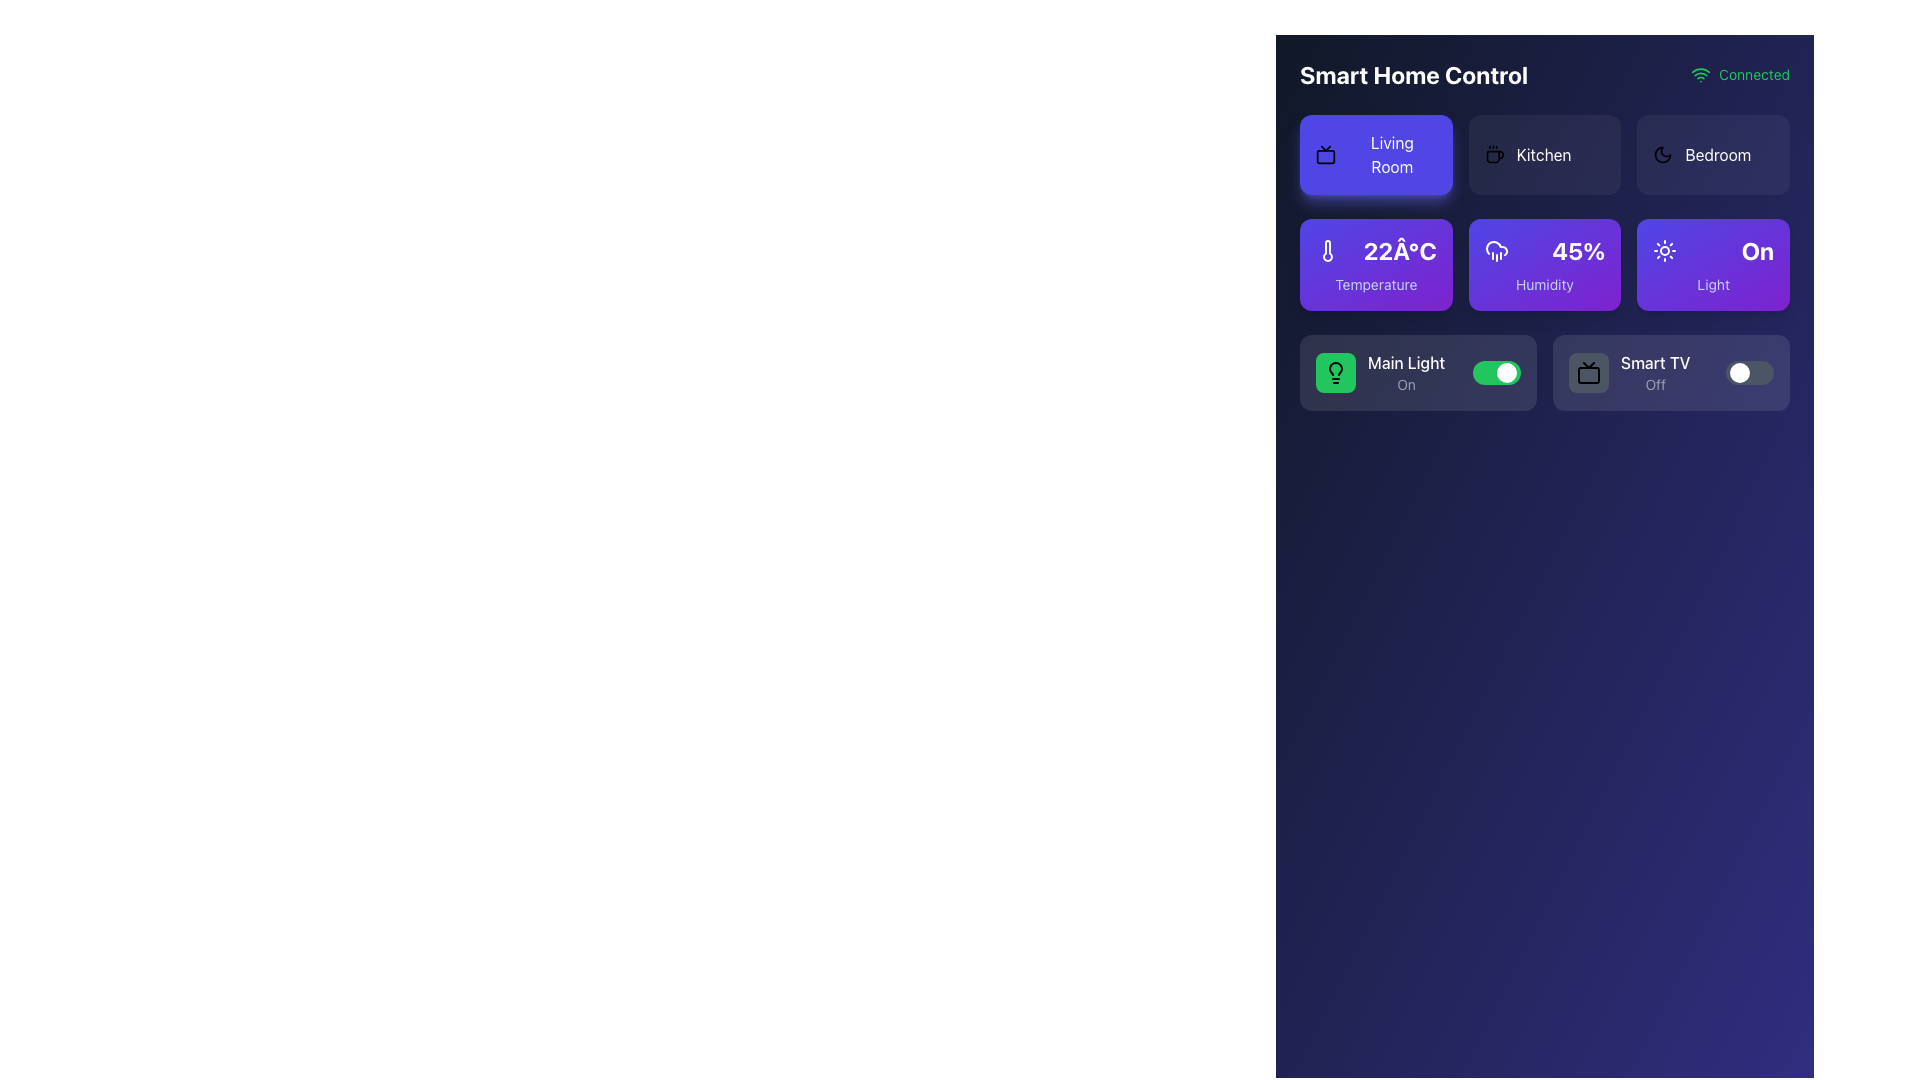  What do you see at coordinates (1738, 373) in the screenshot?
I see `the toggle switch thumb, which is a small white circular object on the left side of the 'Smart TV' switch` at bounding box center [1738, 373].